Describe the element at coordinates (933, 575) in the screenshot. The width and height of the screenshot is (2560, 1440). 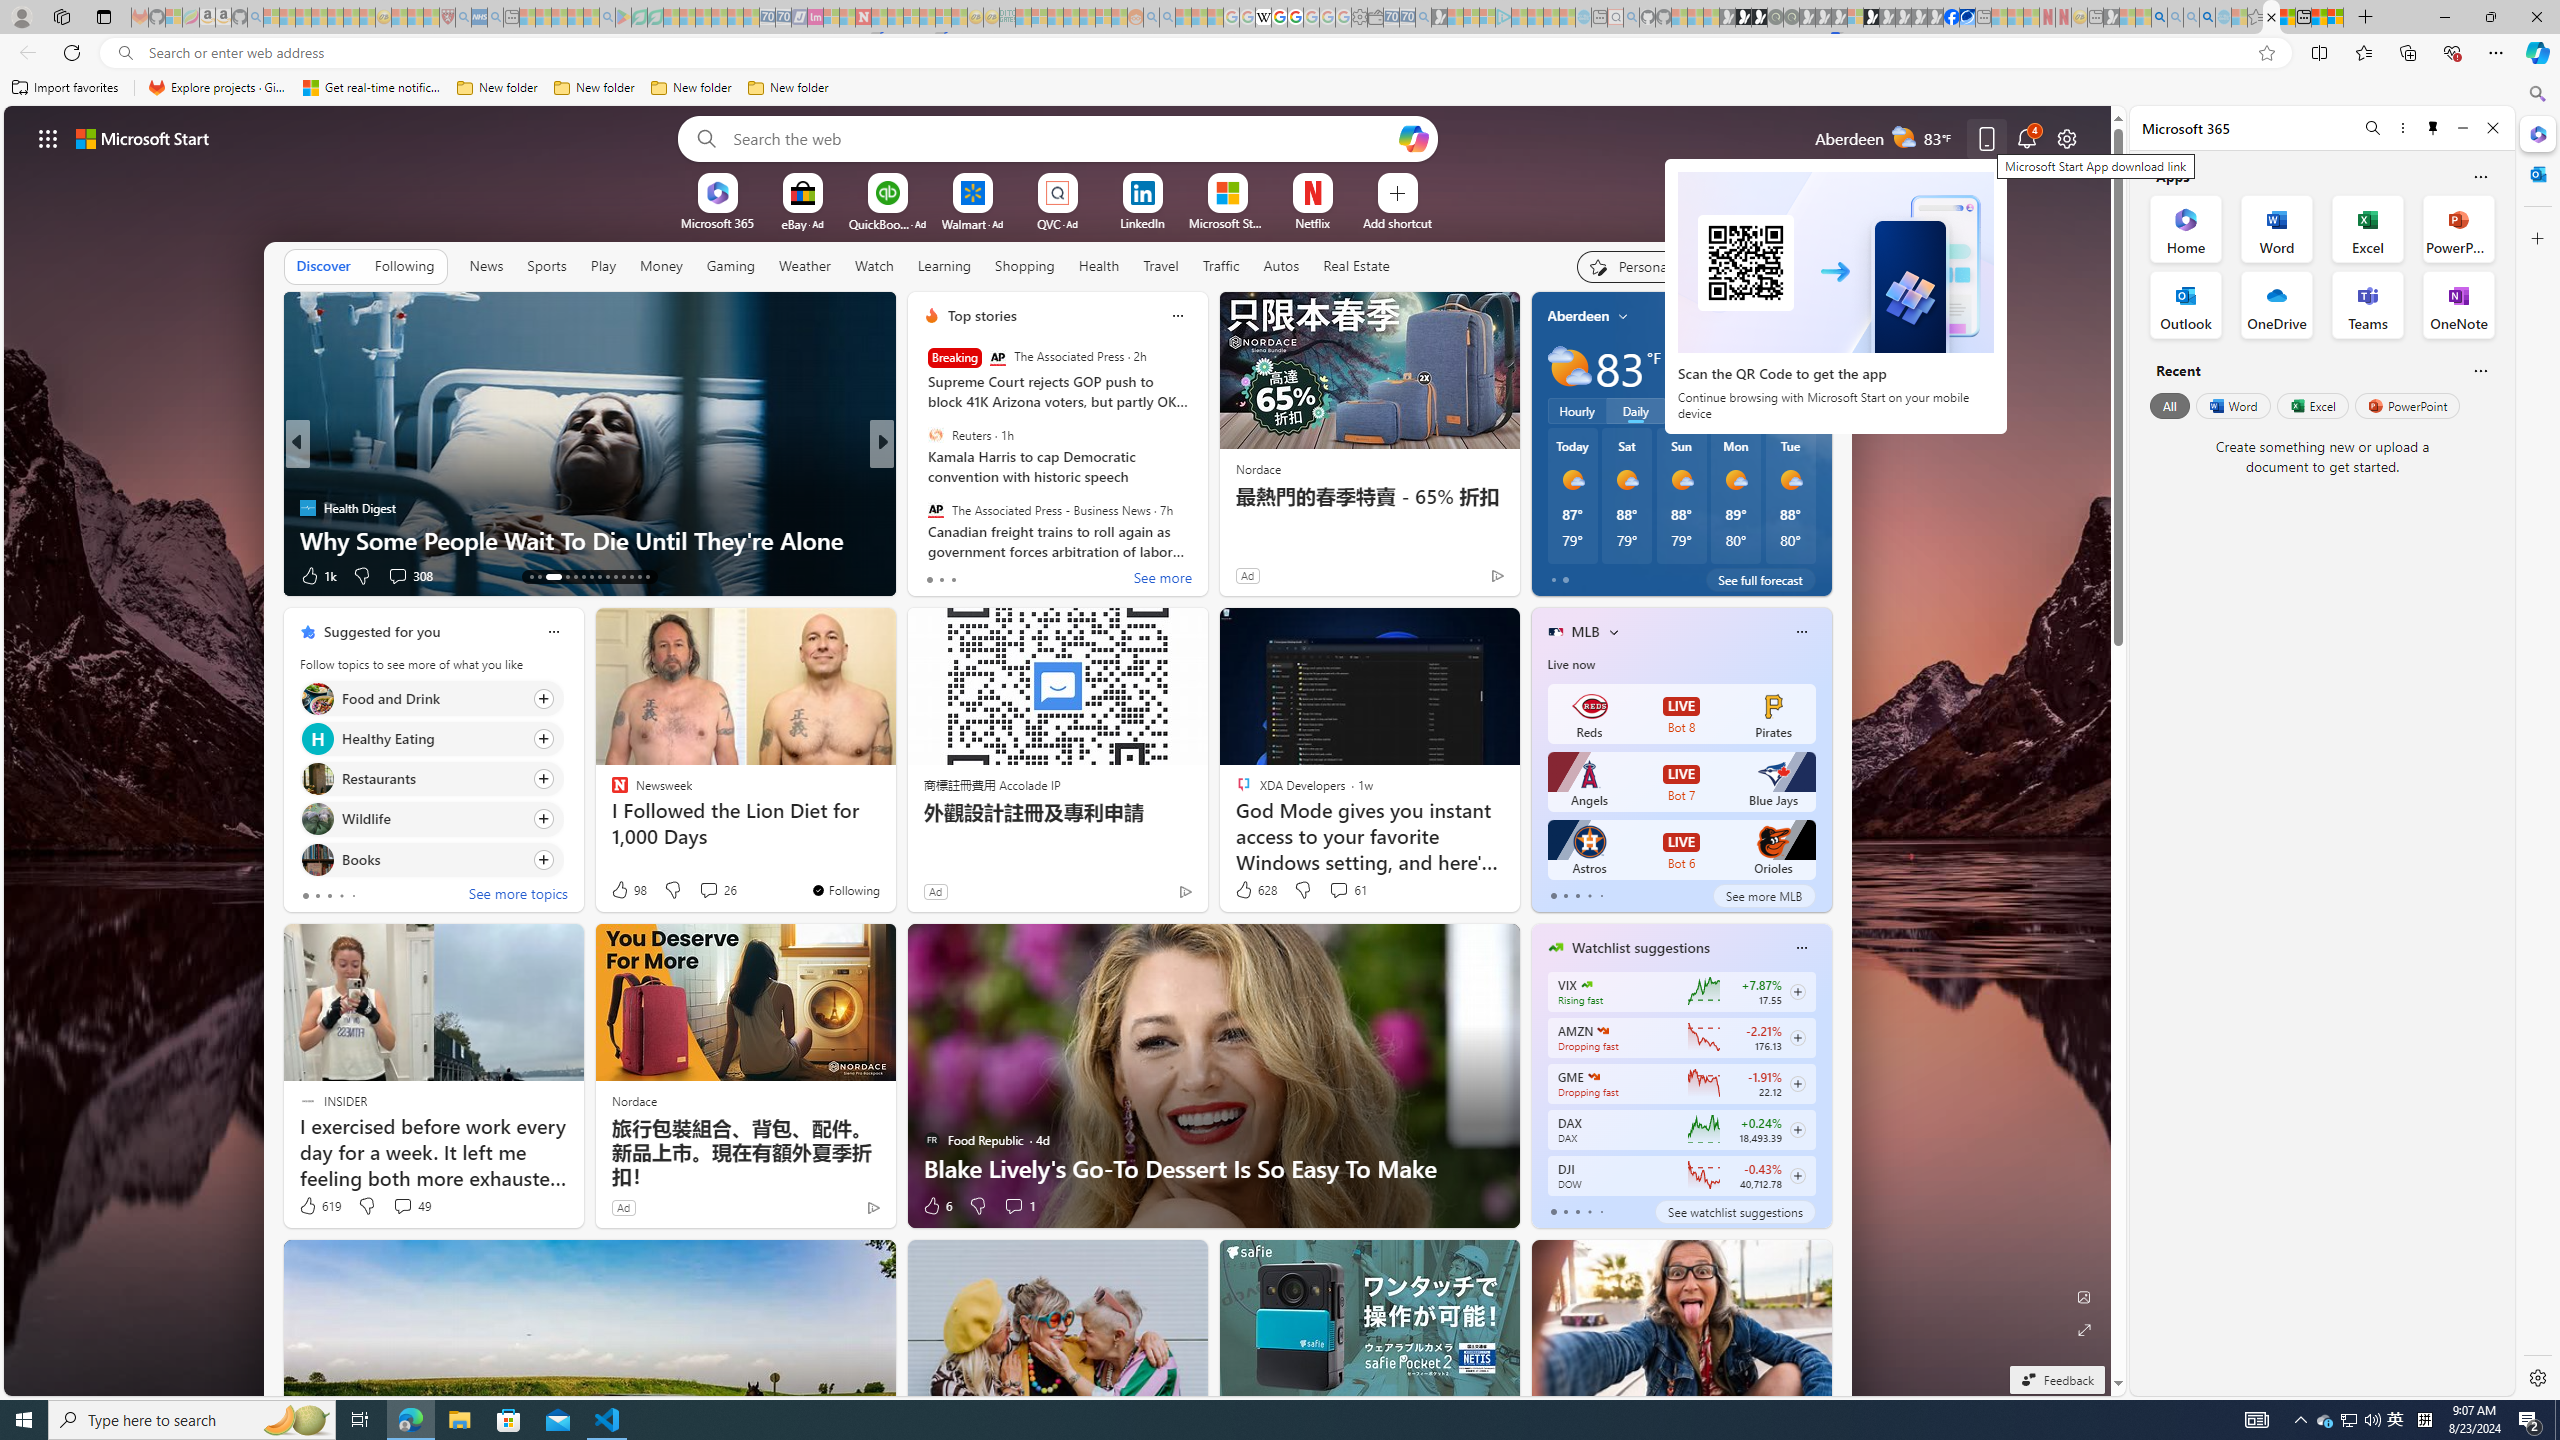
I see `'28 Like'` at that location.